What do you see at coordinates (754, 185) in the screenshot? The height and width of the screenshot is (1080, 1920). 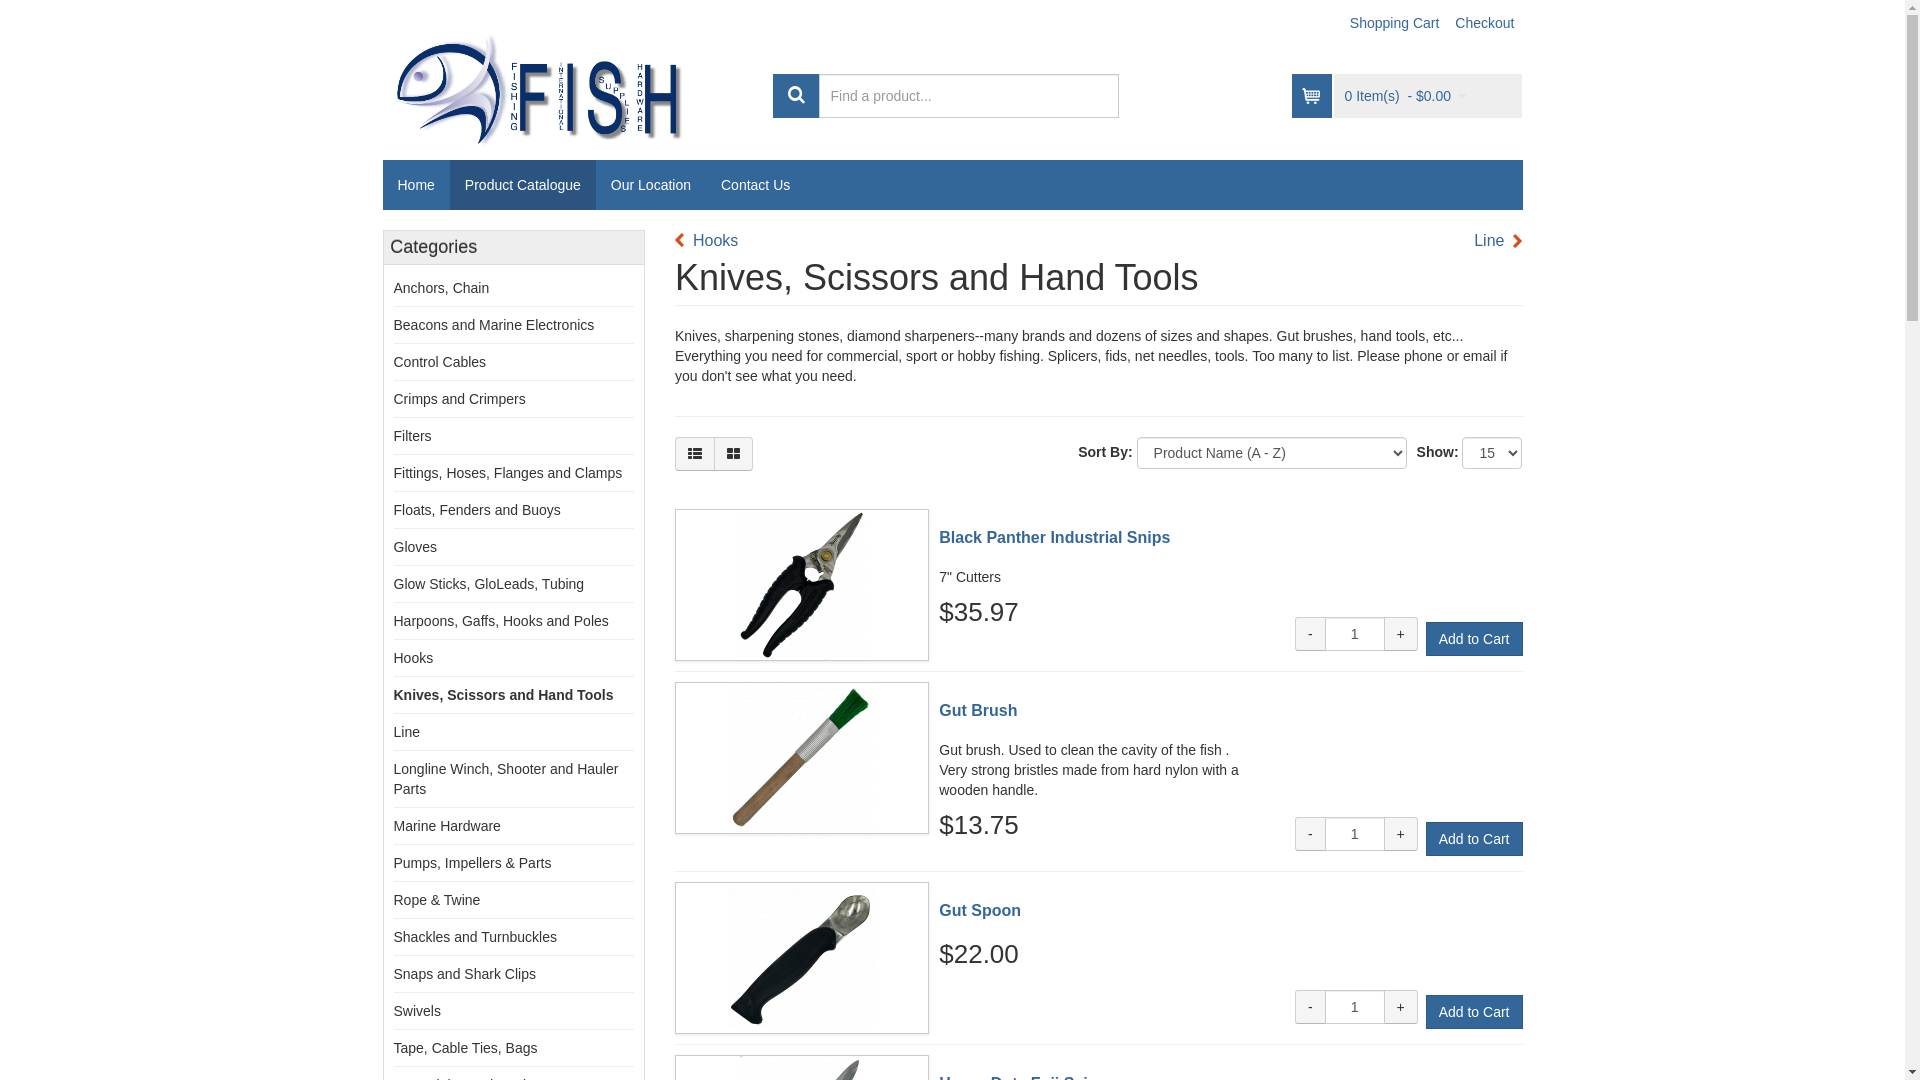 I see `'Contact Us'` at bounding box center [754, 185].